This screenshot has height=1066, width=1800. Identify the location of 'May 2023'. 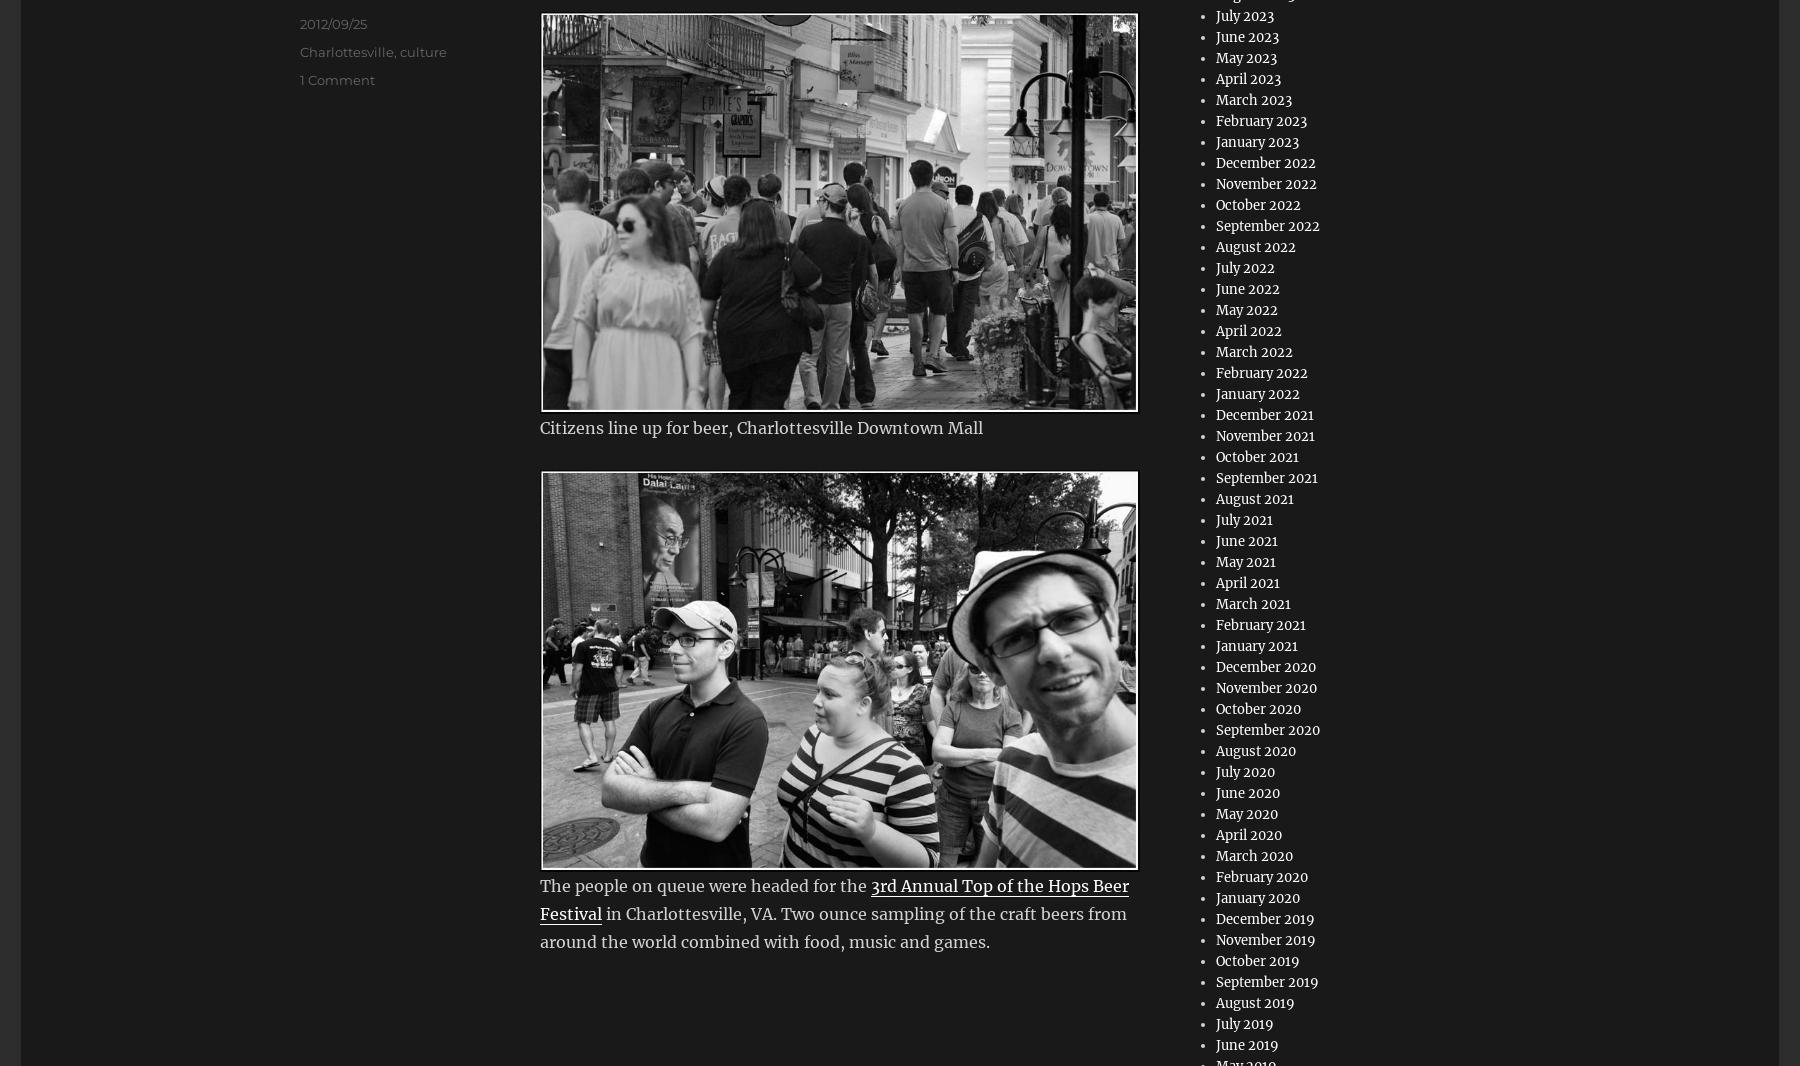
(1246, 57).